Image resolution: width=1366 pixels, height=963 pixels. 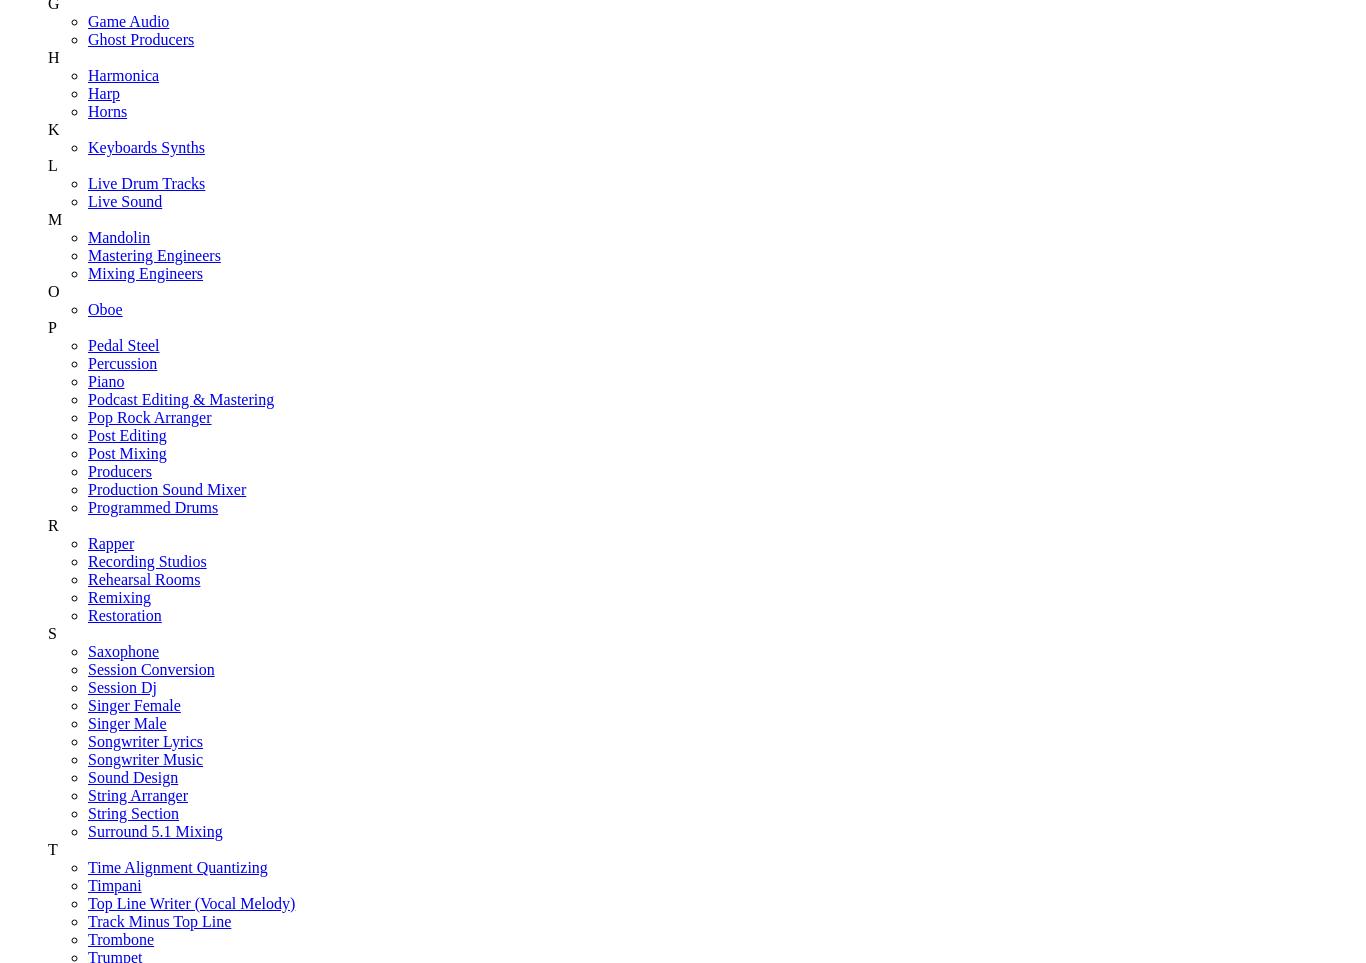 What do you see at coordinates (105, 308) in the screenshot?
I see `'Oboe'` at bounding box center [105, 308].